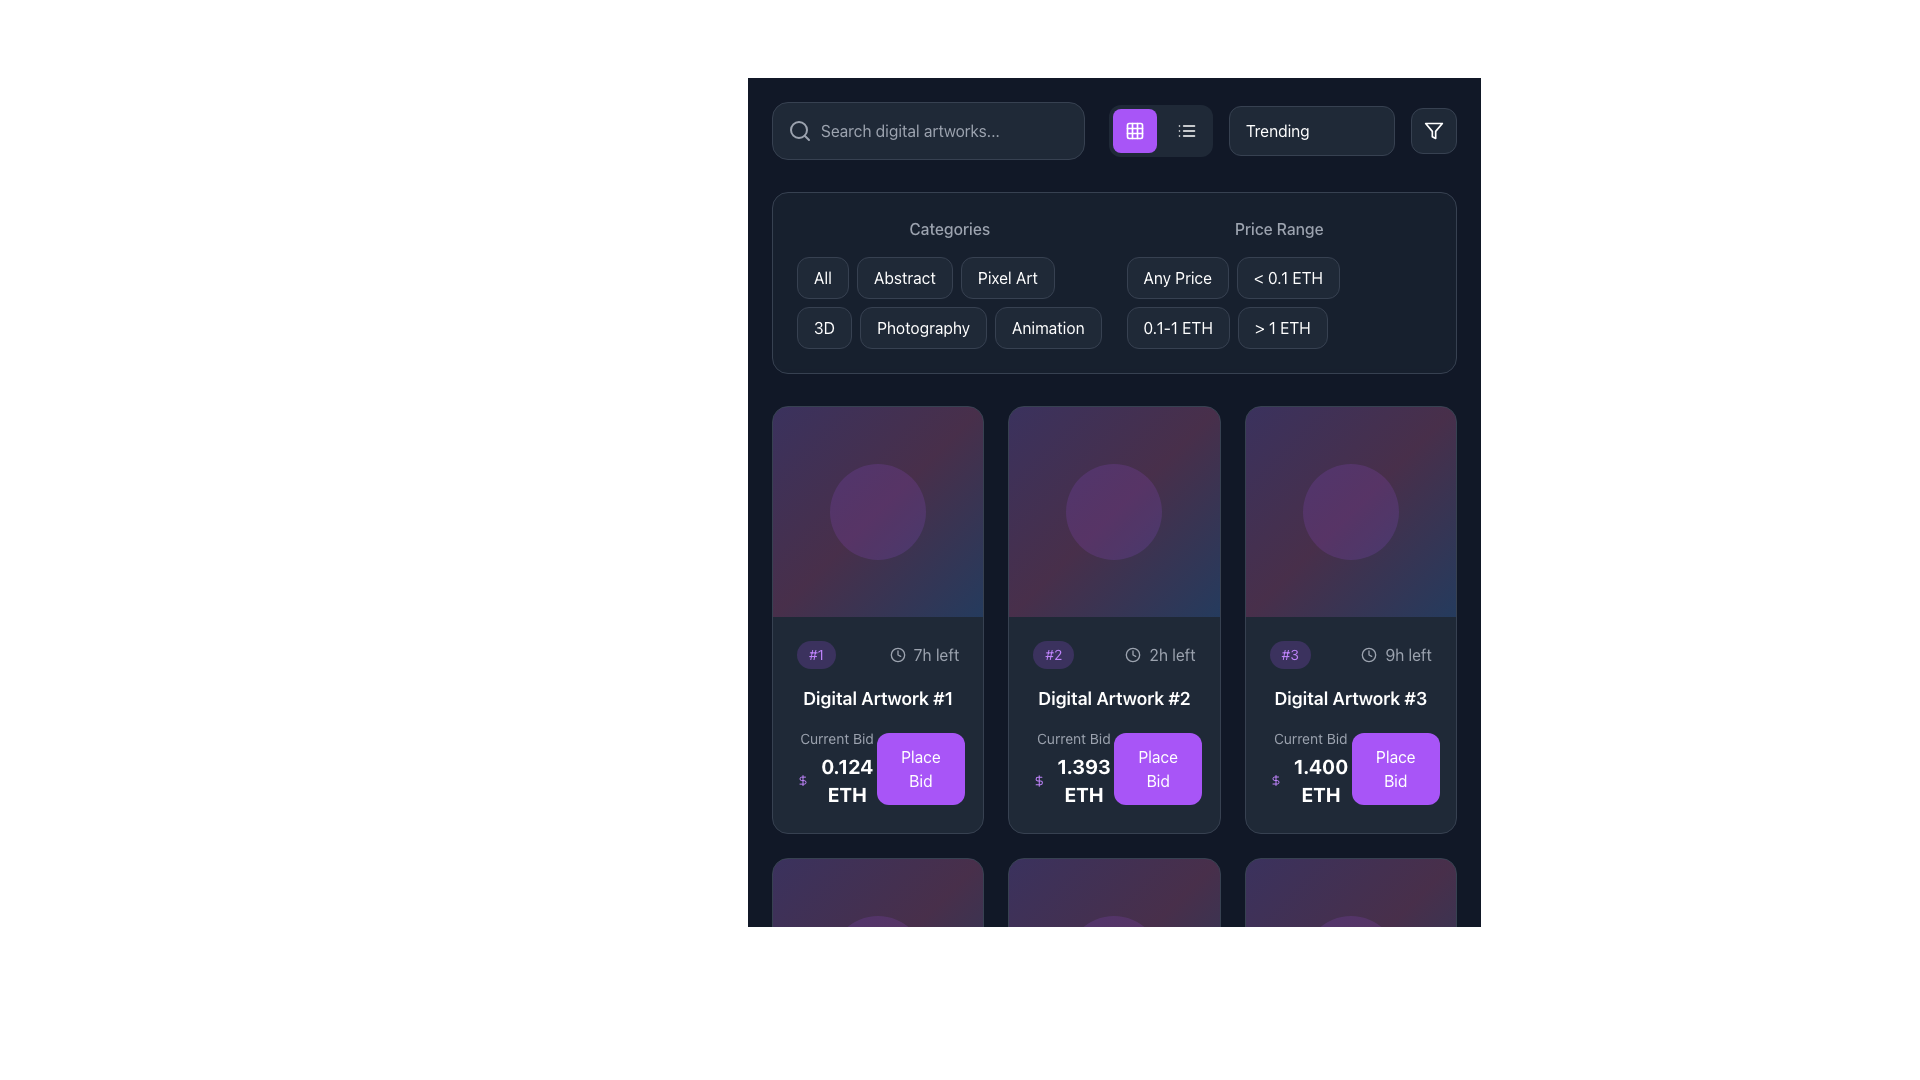 Image resolution: width=1920 pixels, height=1080 pixels. What do you see at coordinates (1275, 780) in the screenshot?
I see `the dollar sign icon located to the left of the numeric value '1.400 ETH' under 'Digital Artwork #3.'` at bounding box center [1275, 780].